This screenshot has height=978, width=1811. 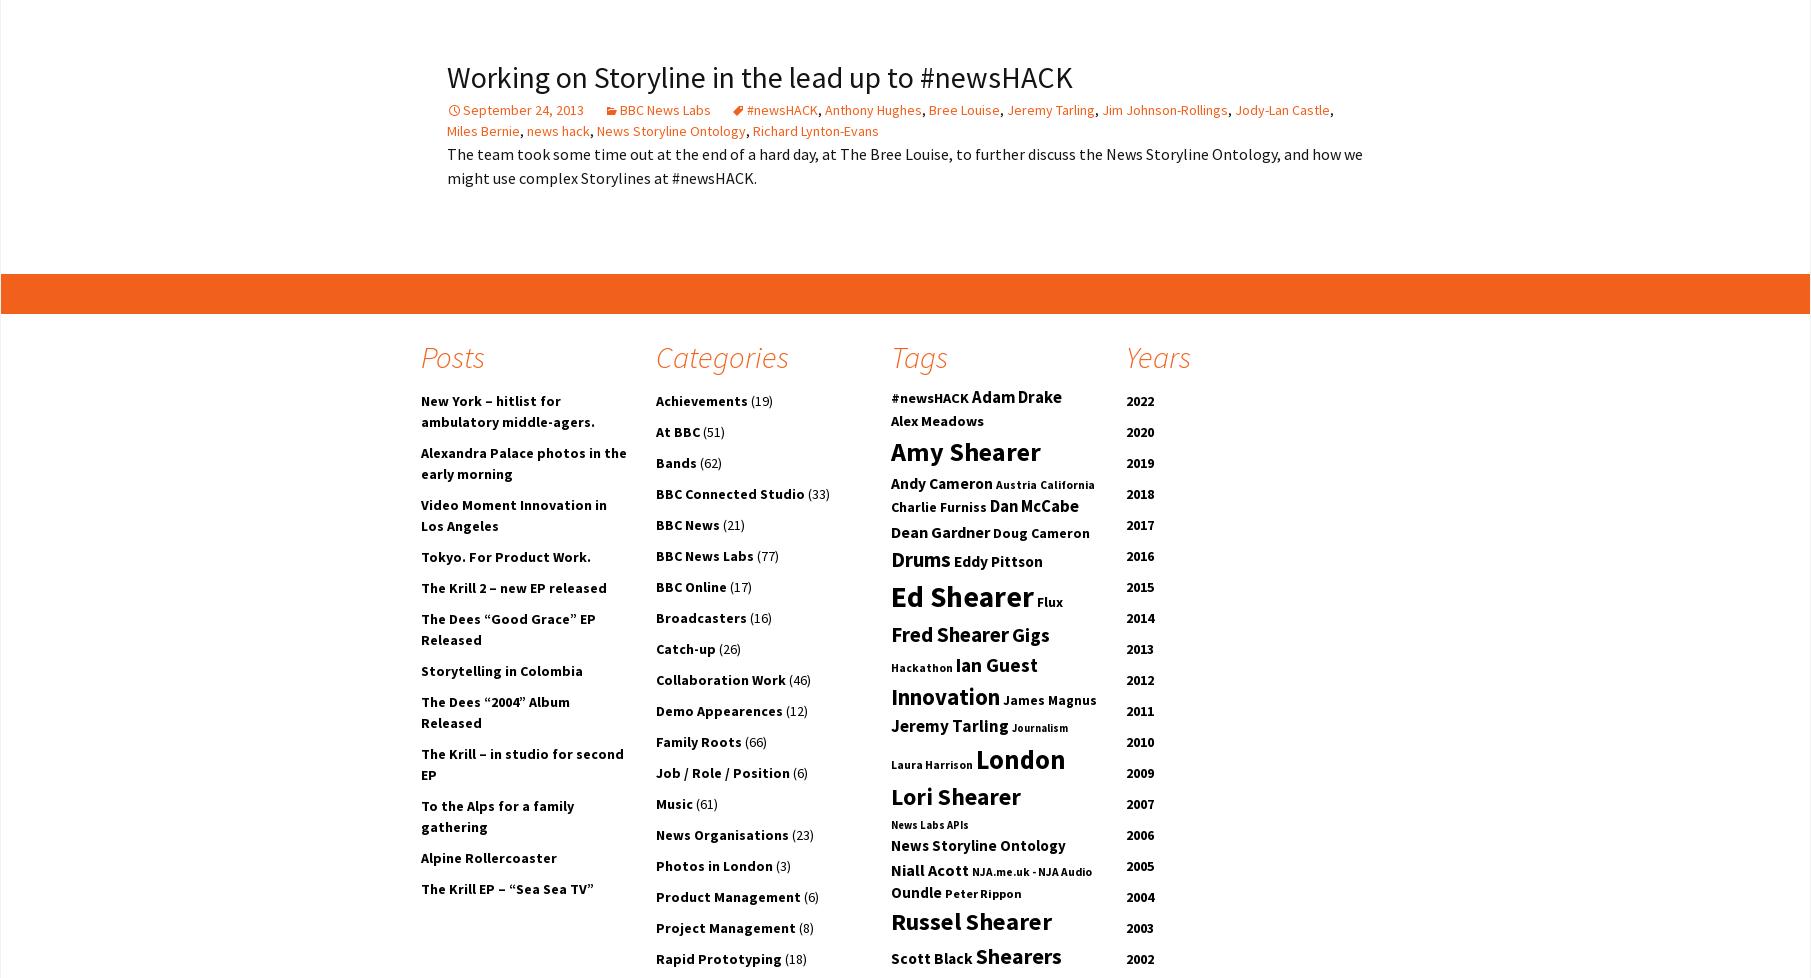 I want to click on 'September 24, 2013', so click(x=521, y=109).